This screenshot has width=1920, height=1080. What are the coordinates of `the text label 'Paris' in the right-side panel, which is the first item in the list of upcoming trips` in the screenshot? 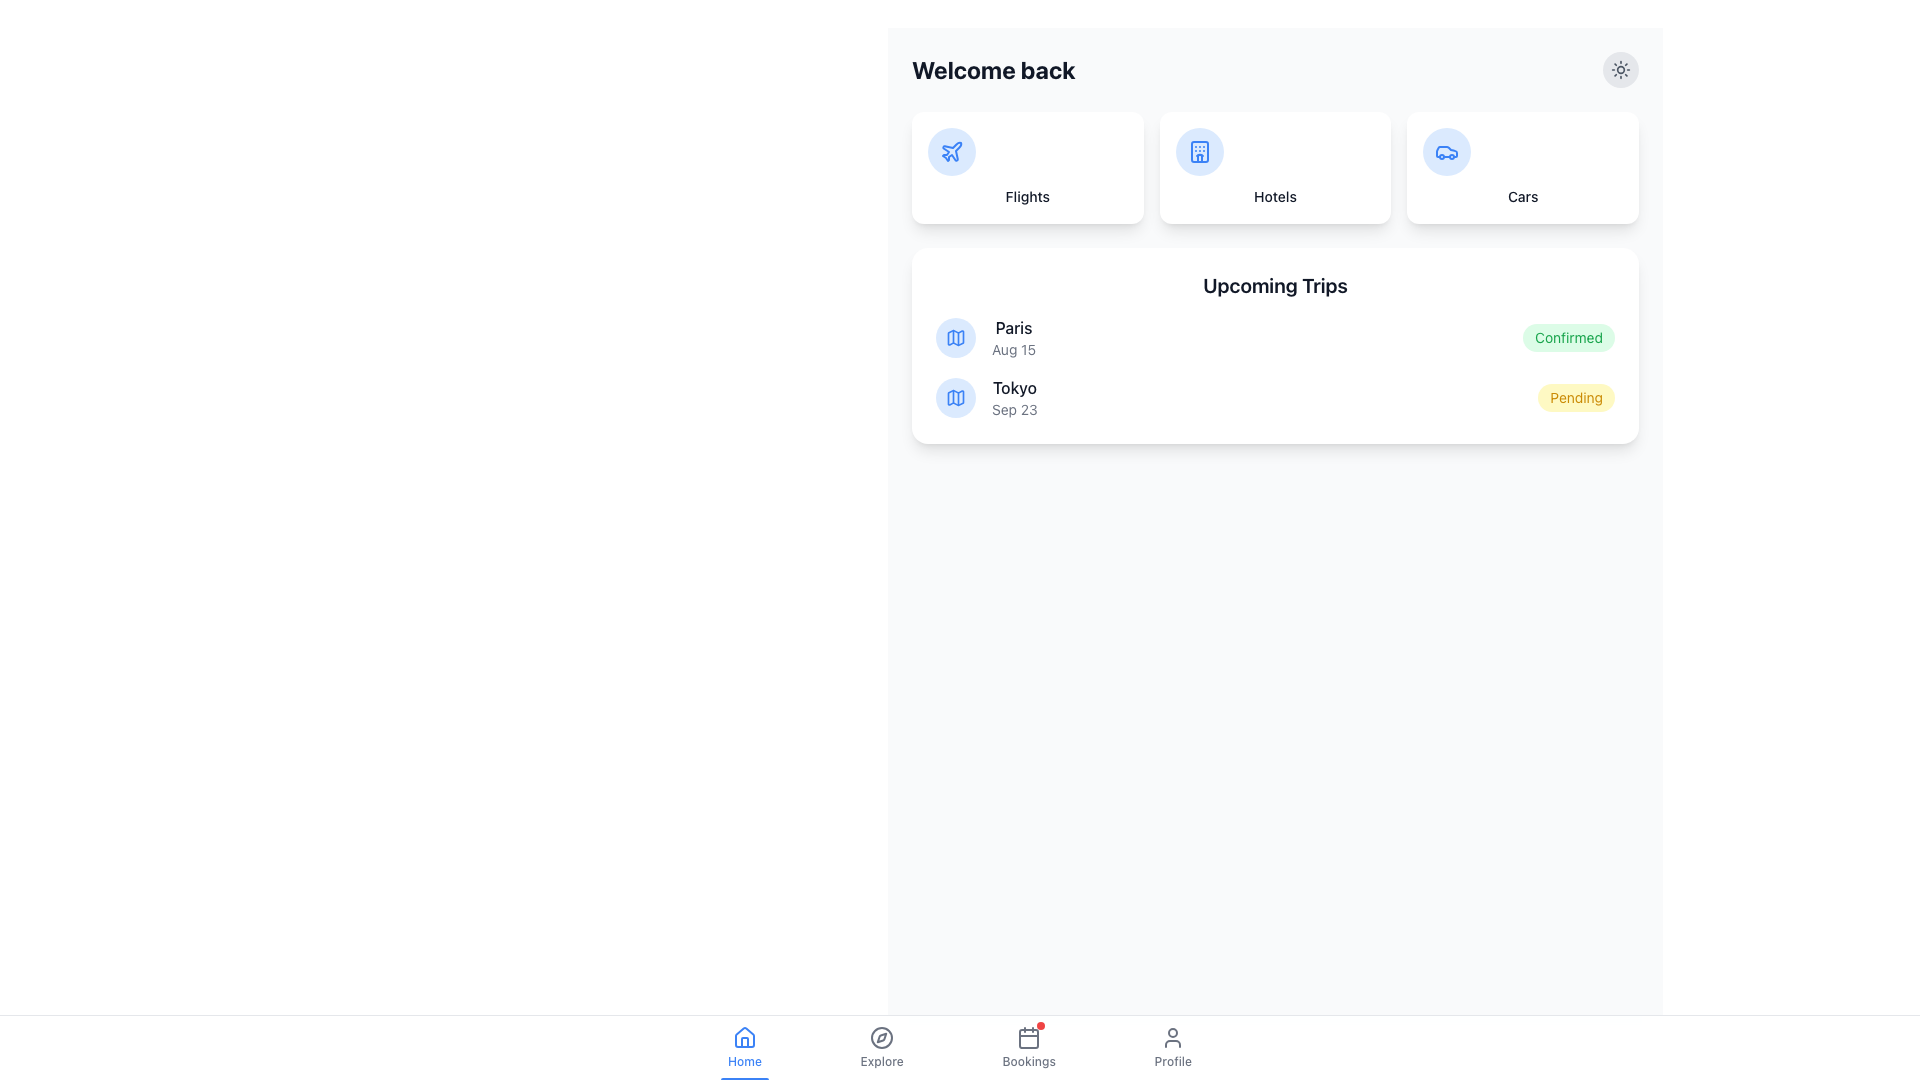 It's located at (1013, 326).